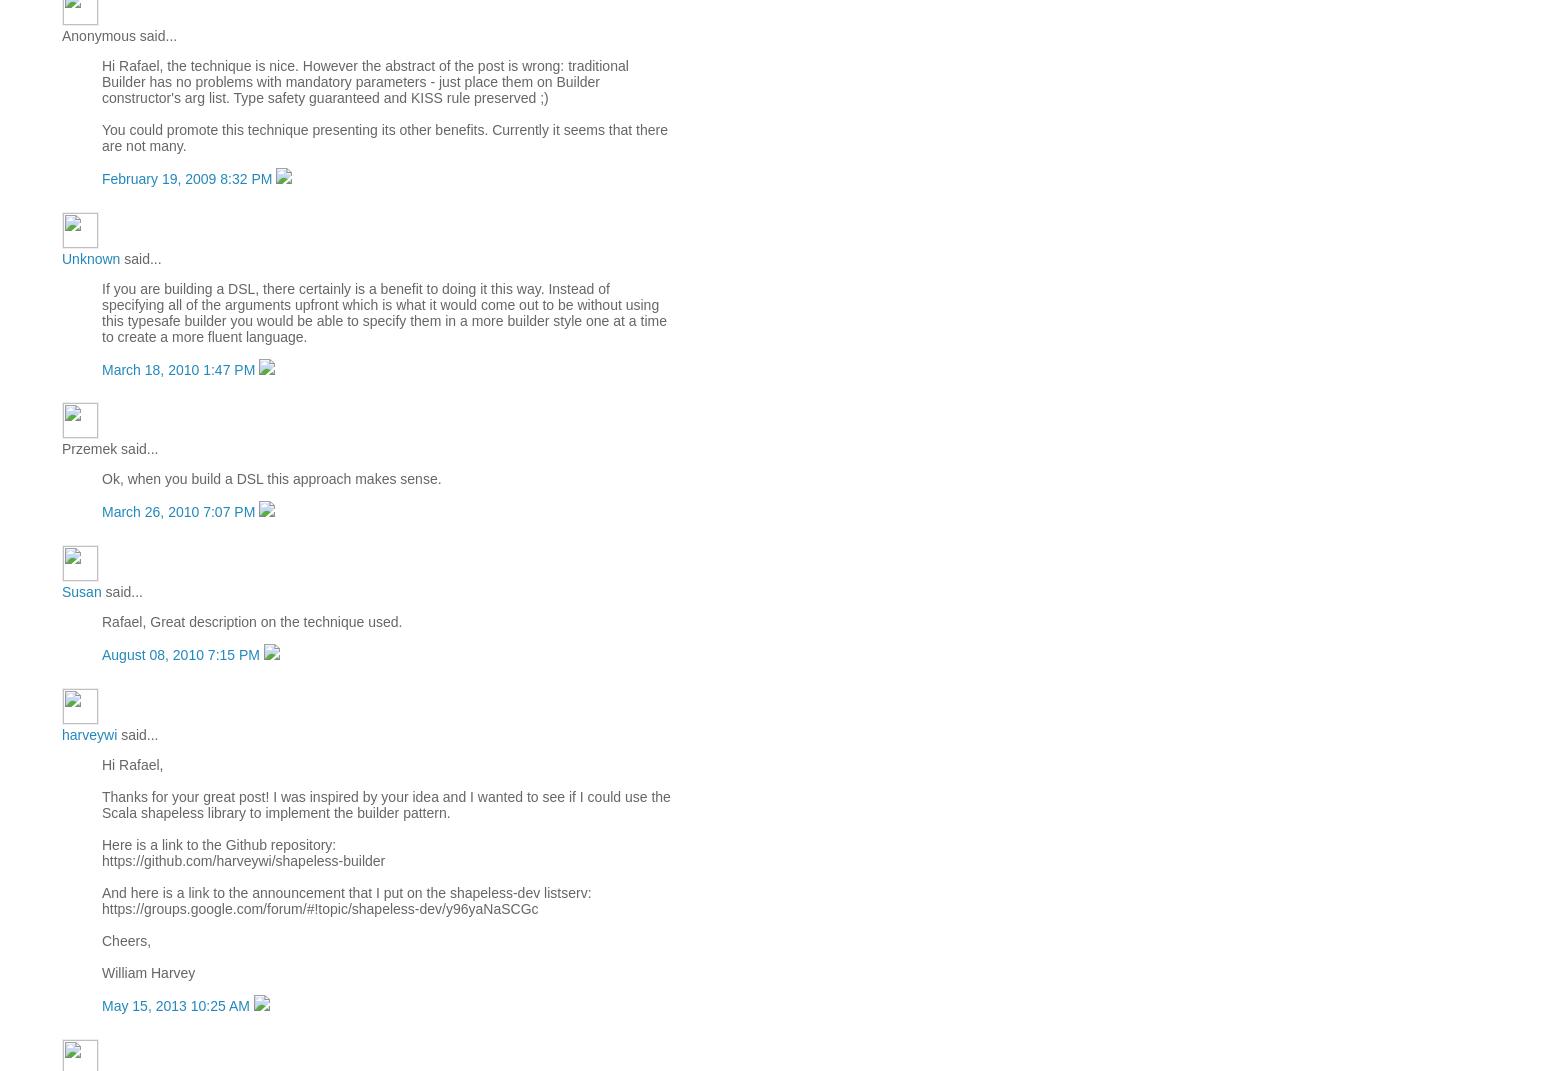 The image size is (1545, 1071). What do you see at coordinates (363, 80) in the screenshot?
I see `'Hi Rafael, the technique is nice. However the abstract of the post is wrong: traditional Builder has no problems with mandatory parameters - just place them on Builder constructor's arg list. Type safety guaranteed and KISS rule preserved ;)'` at bounding box center [363, 80].